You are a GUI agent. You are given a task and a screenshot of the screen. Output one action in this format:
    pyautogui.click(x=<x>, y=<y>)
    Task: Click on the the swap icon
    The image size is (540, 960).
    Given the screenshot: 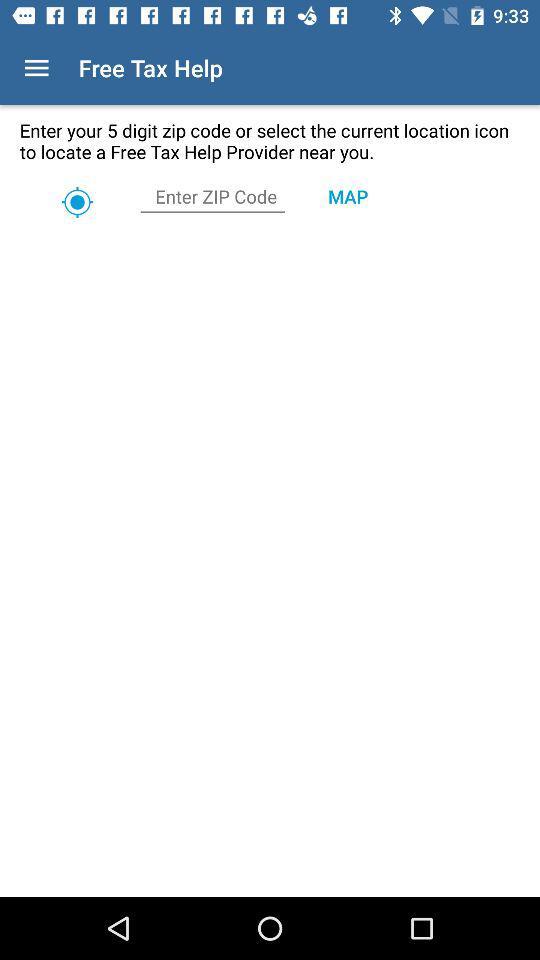 What is the action you would take?
    pyautogui.click(x=76, y=202)
    